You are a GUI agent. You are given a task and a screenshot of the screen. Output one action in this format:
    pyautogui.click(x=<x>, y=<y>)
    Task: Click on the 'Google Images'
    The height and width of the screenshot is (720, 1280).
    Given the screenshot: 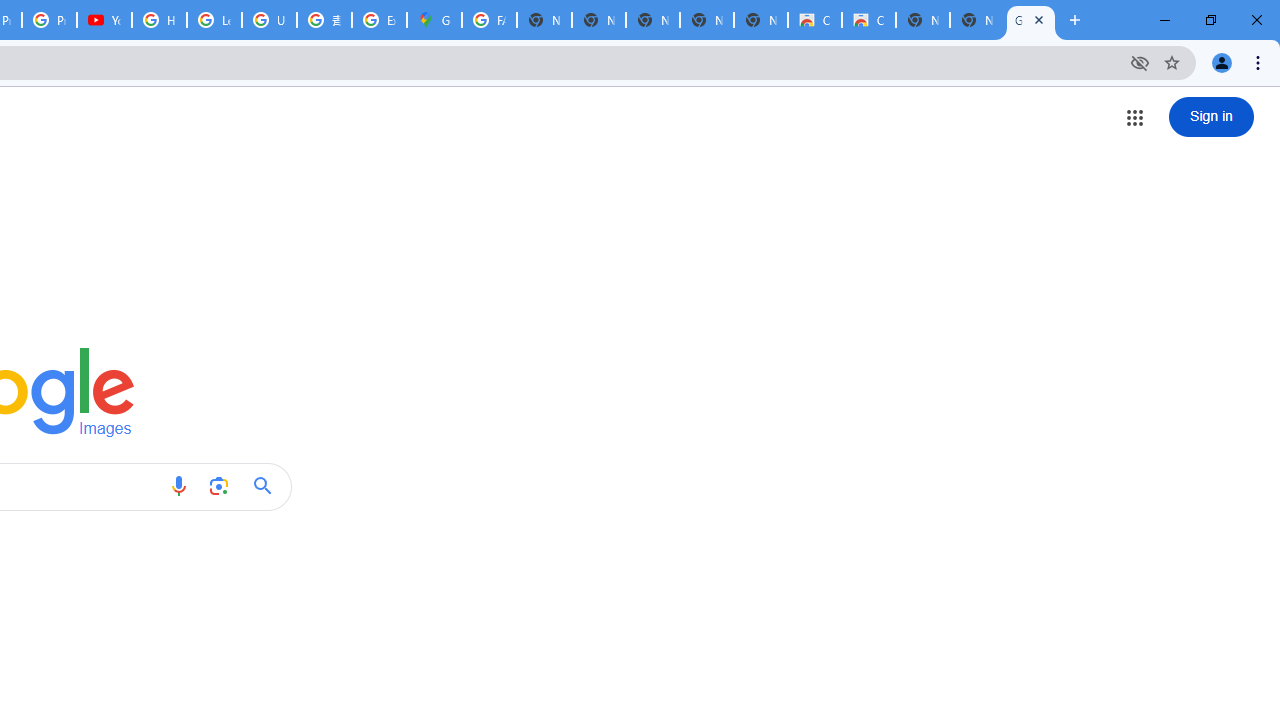 What is the action you would take?
    pyautogui.click(x=1031, y=20)
    